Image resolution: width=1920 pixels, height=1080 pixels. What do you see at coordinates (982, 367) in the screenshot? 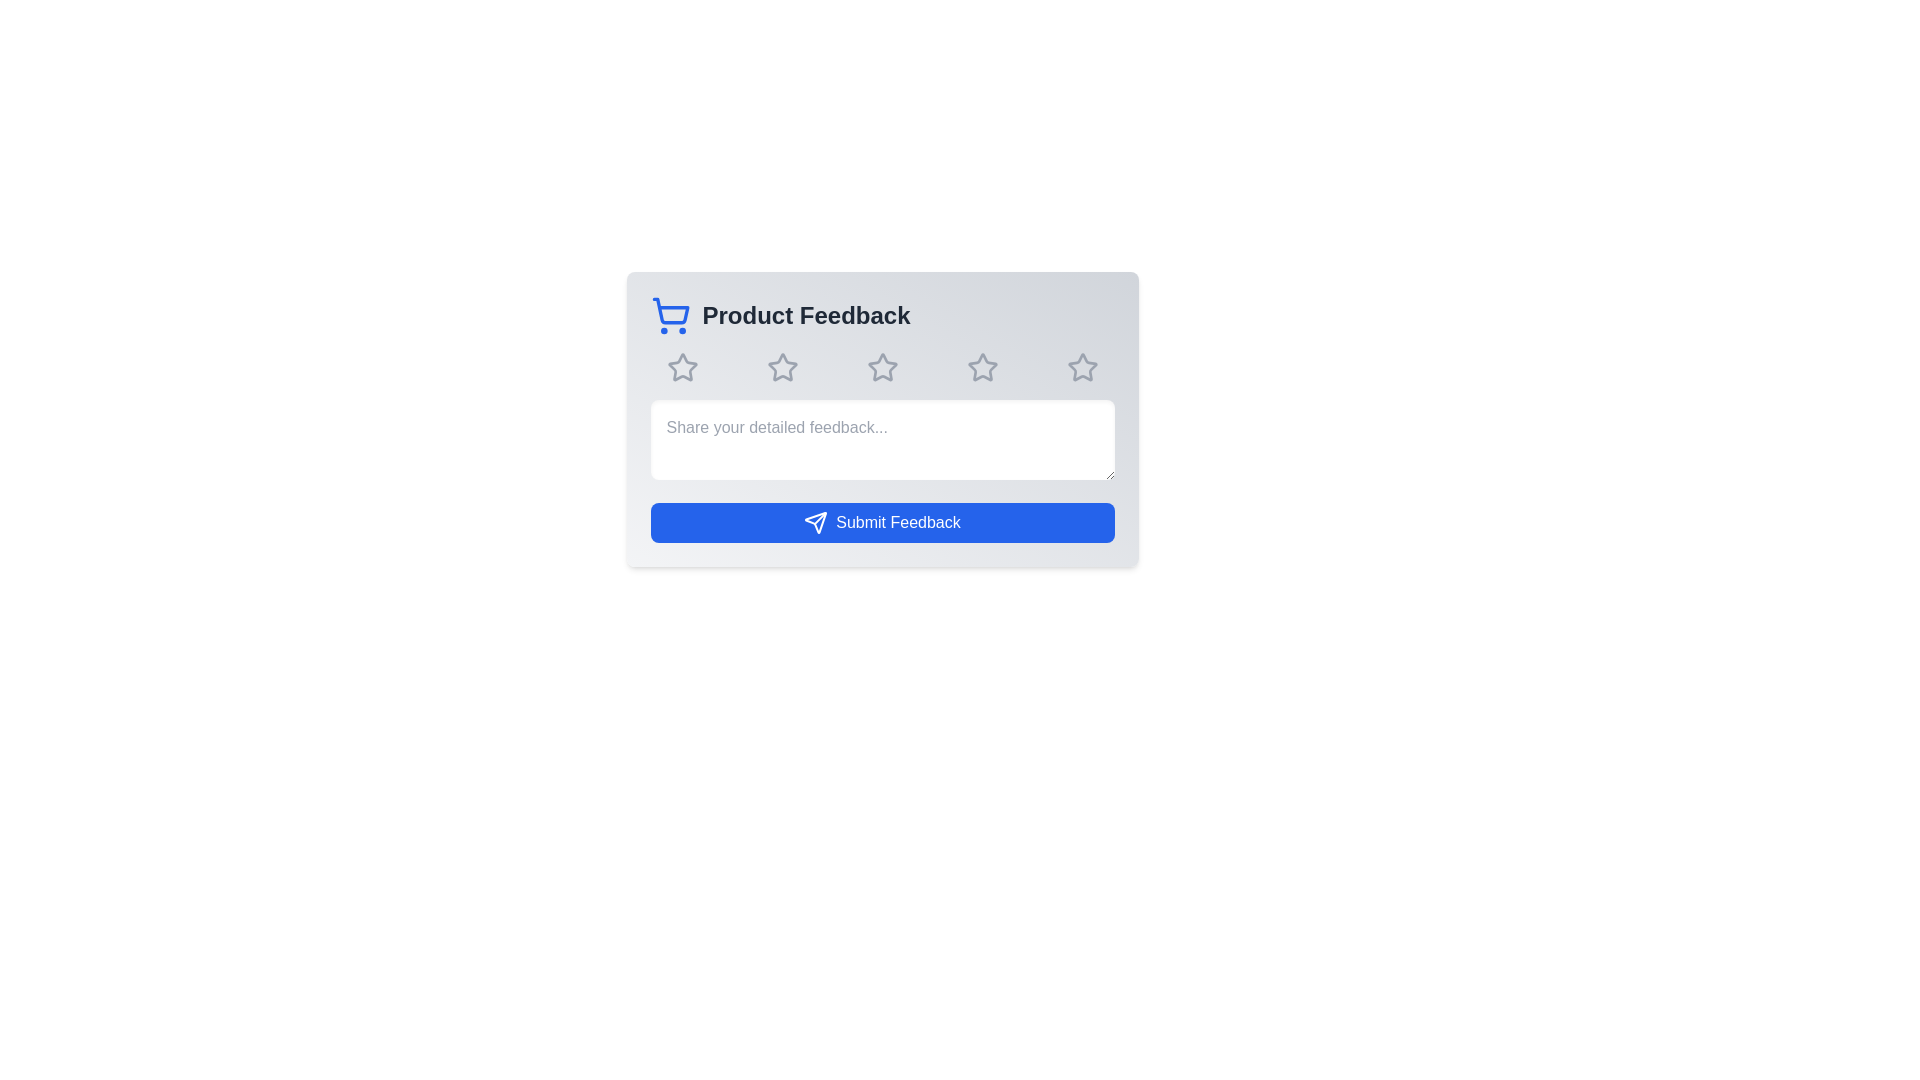
I see `the fourth star icon in the horizontal series of five stars` at bounding box center [982, 367].